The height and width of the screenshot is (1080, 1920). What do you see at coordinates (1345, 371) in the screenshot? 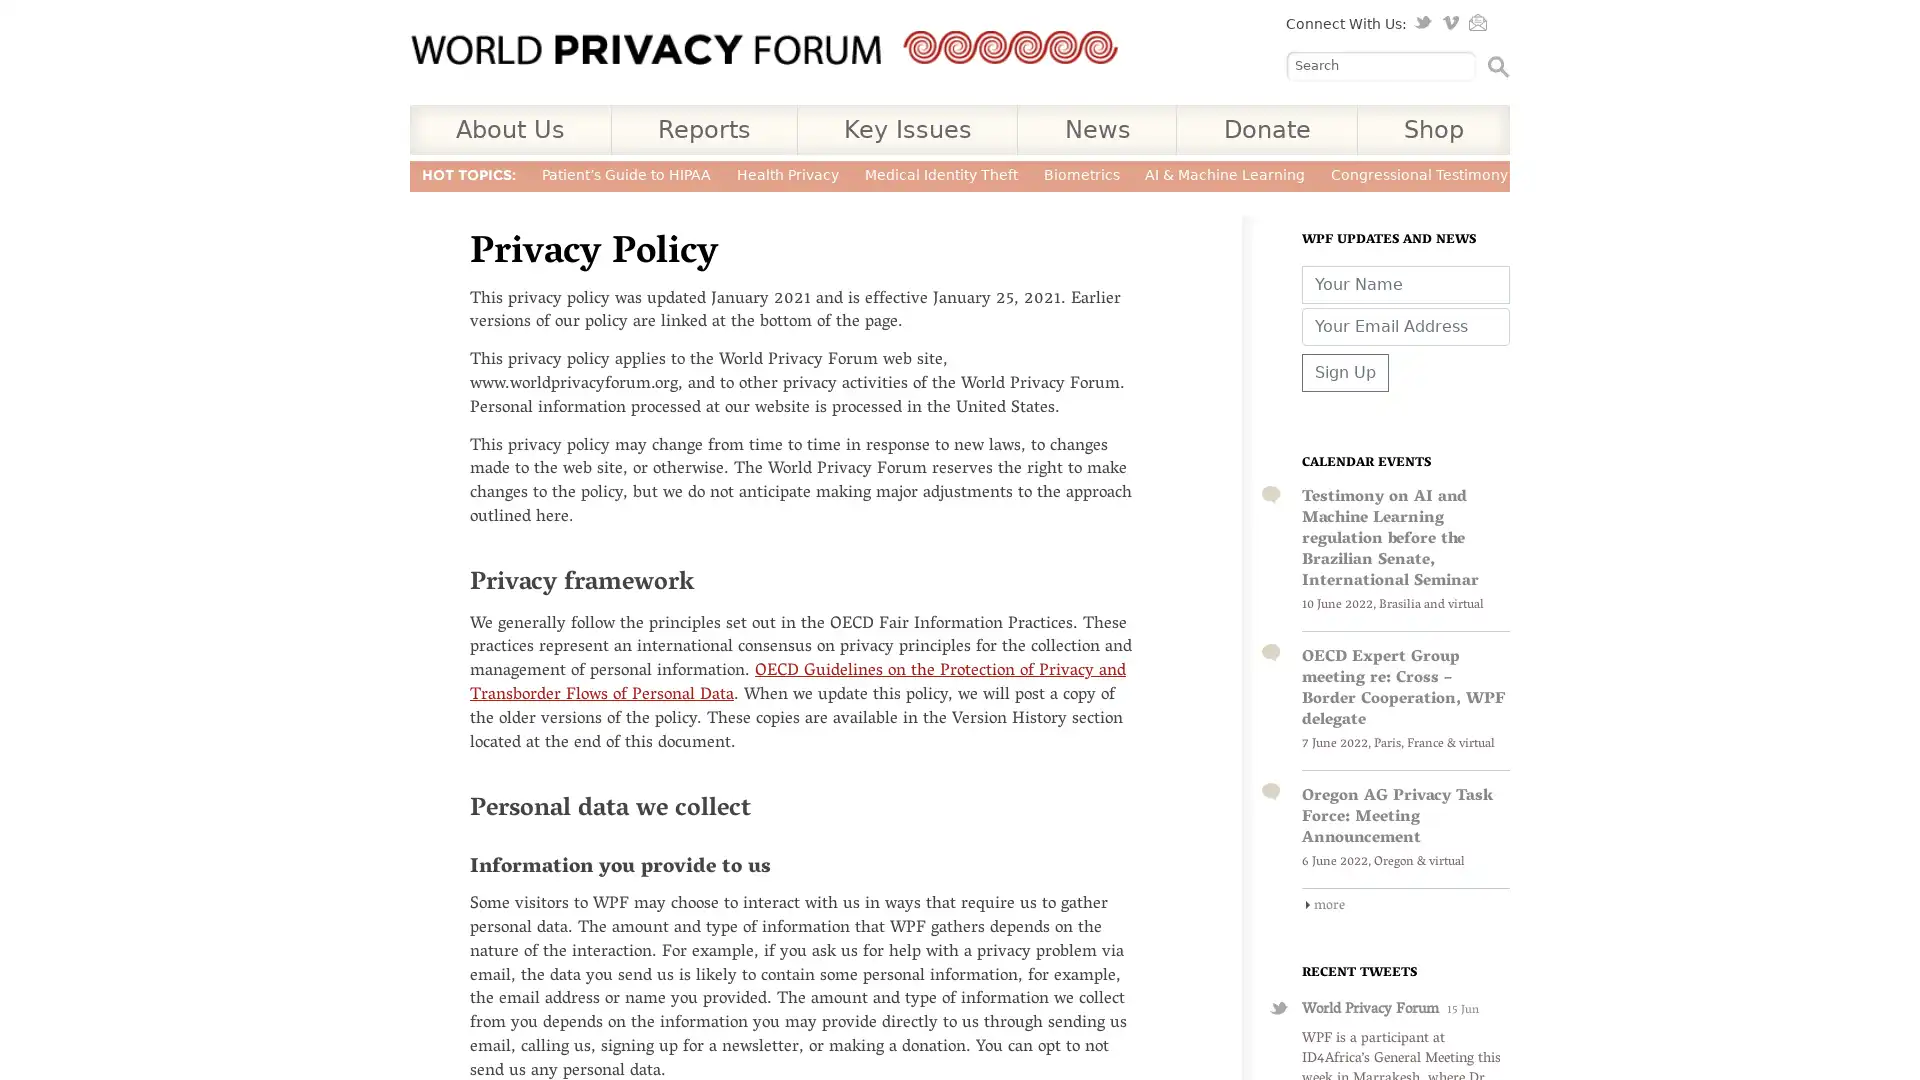
I see `Sign Up` at bounding box center [1345, 371].